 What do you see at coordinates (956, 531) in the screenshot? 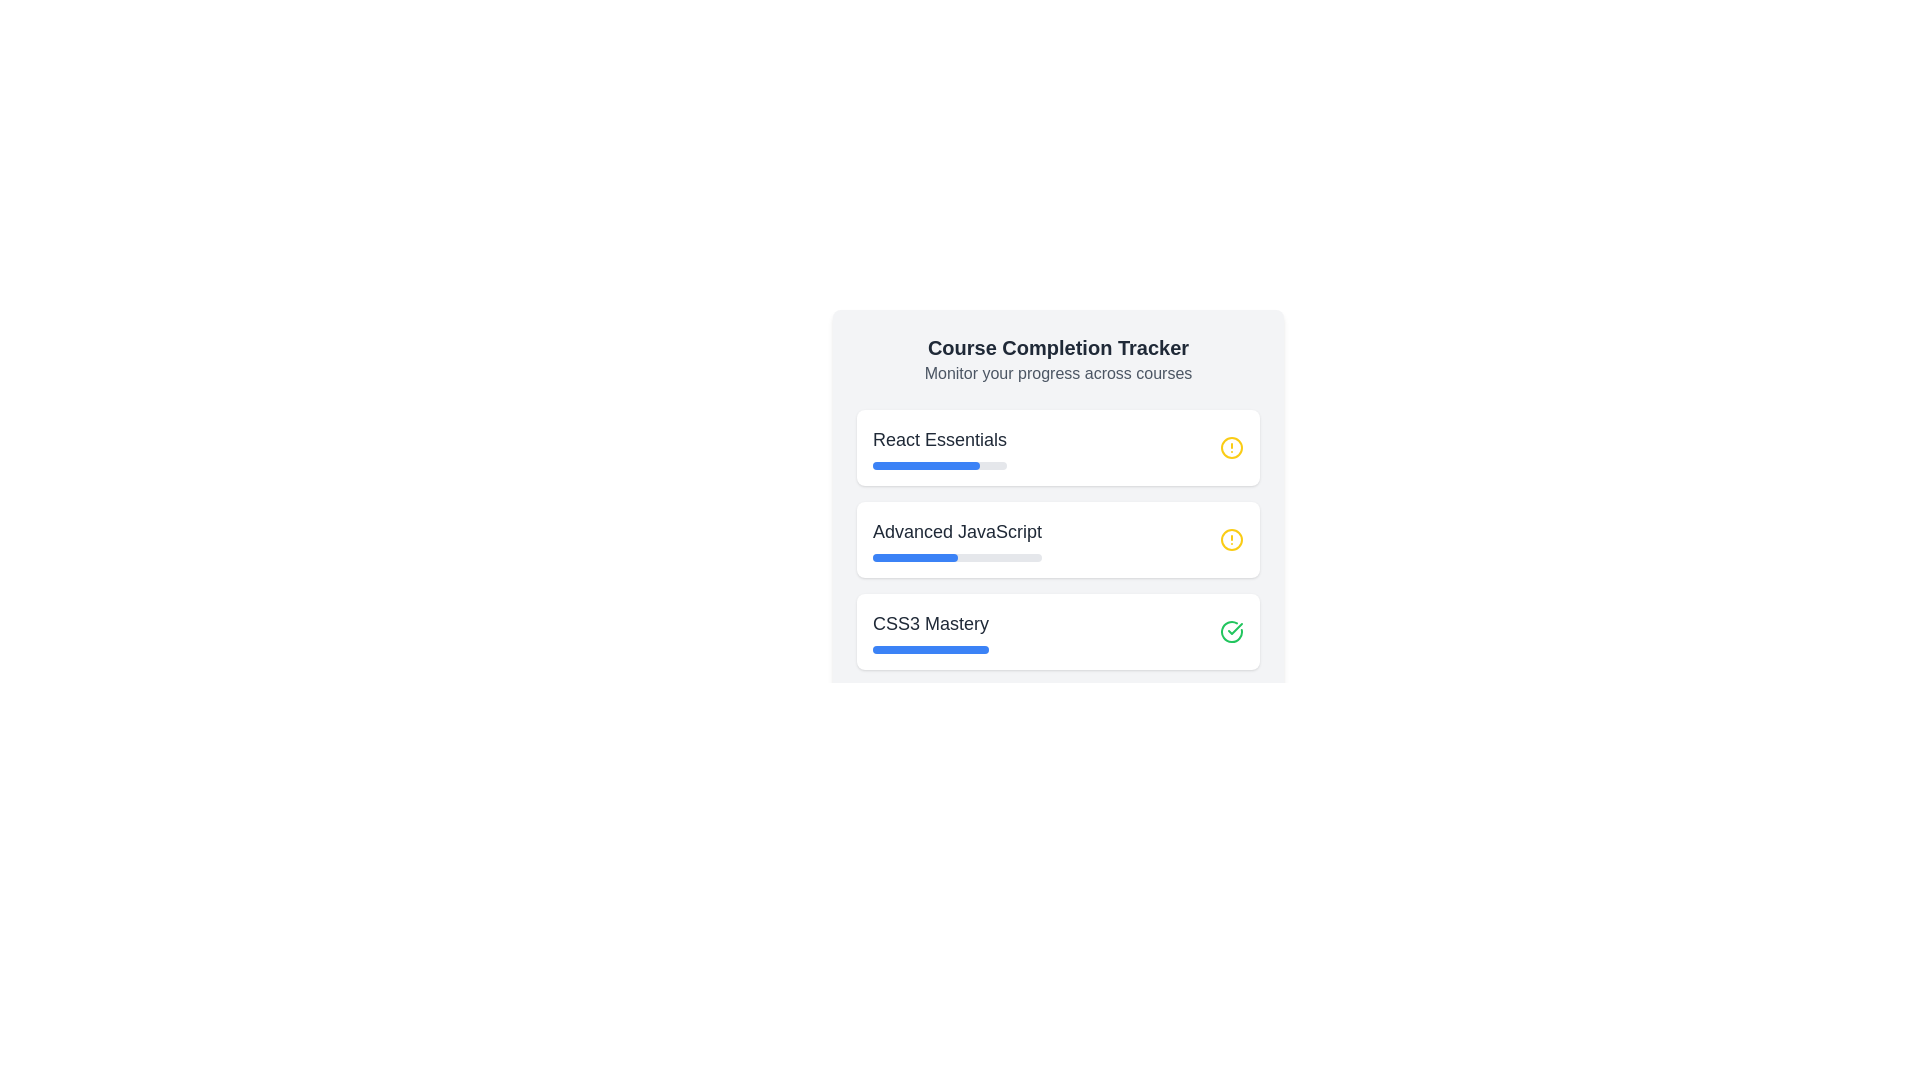
I see `the text label that displays the course name 'Advanced JavaScript' located in the second list item of the course progress panel` at bounding box center [956, 531].